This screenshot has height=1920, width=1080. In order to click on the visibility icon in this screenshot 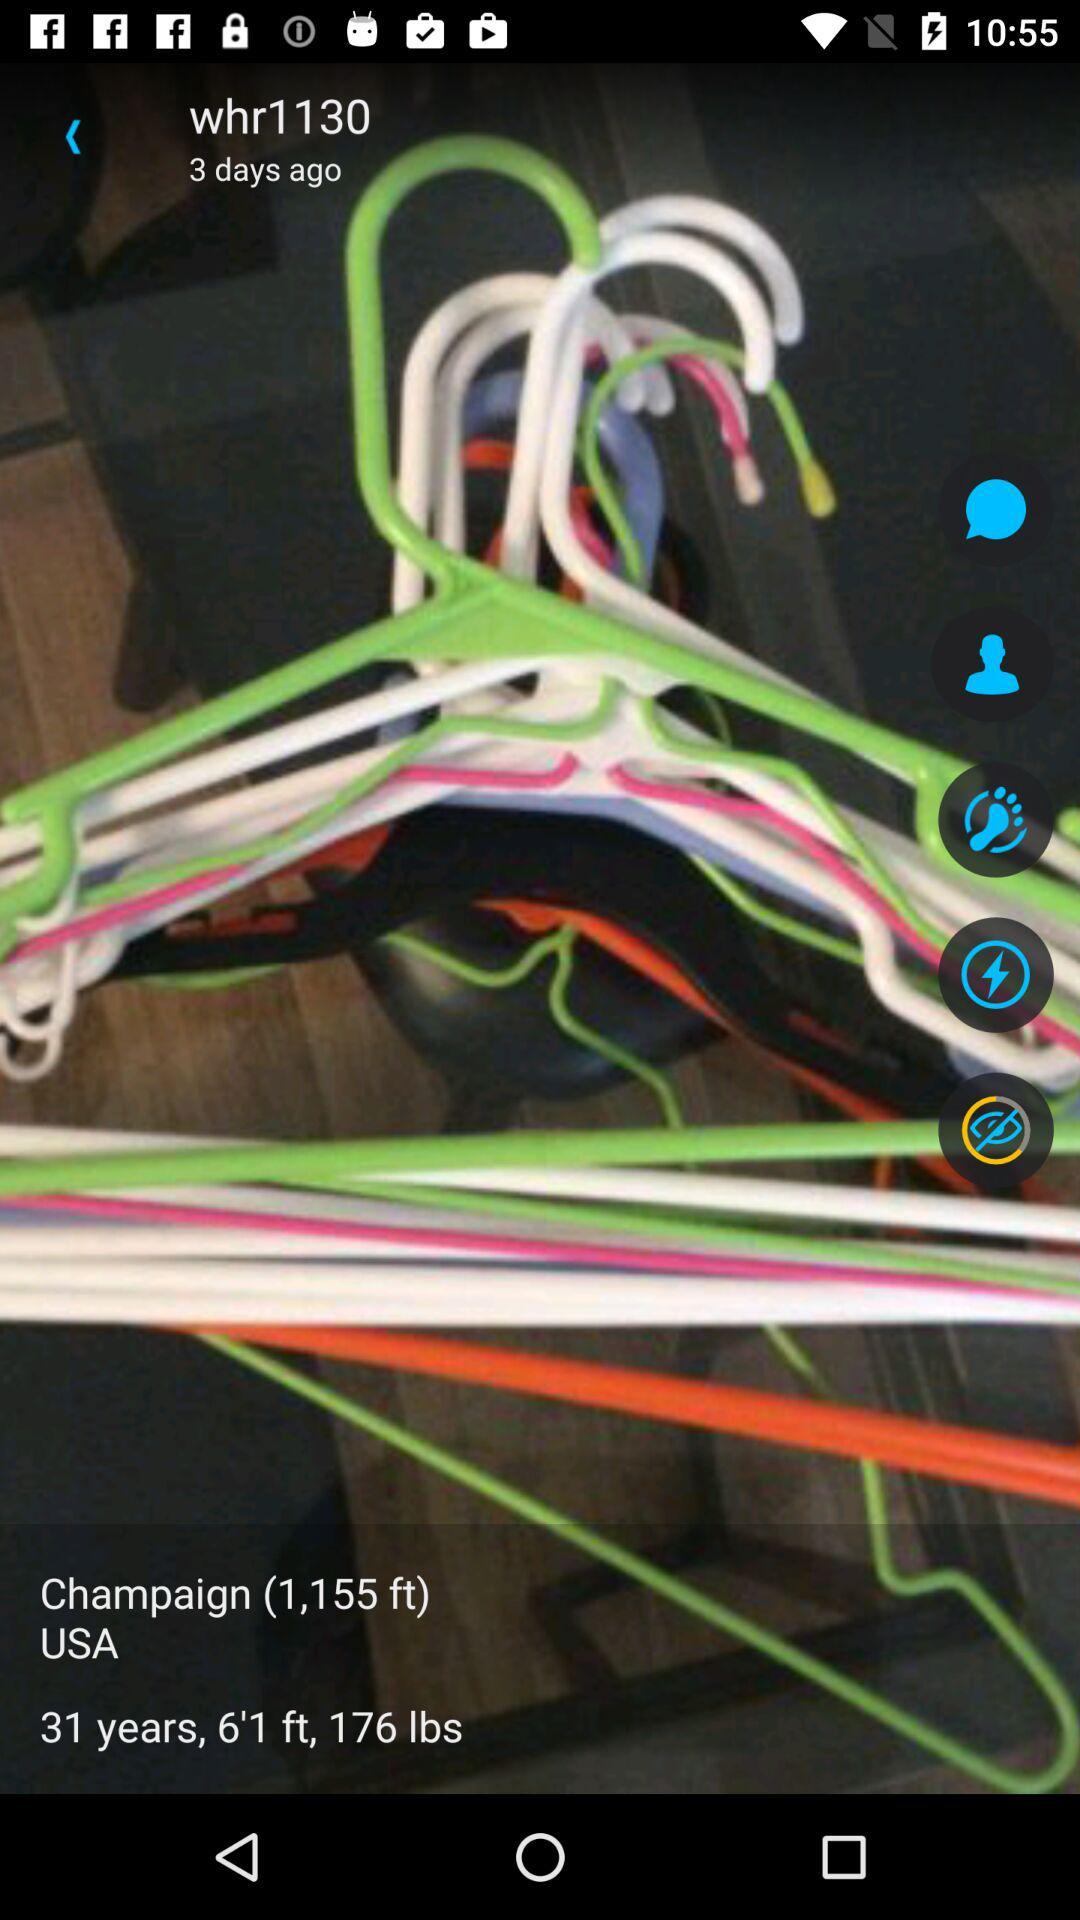, I will do `click(995, 1130)`.